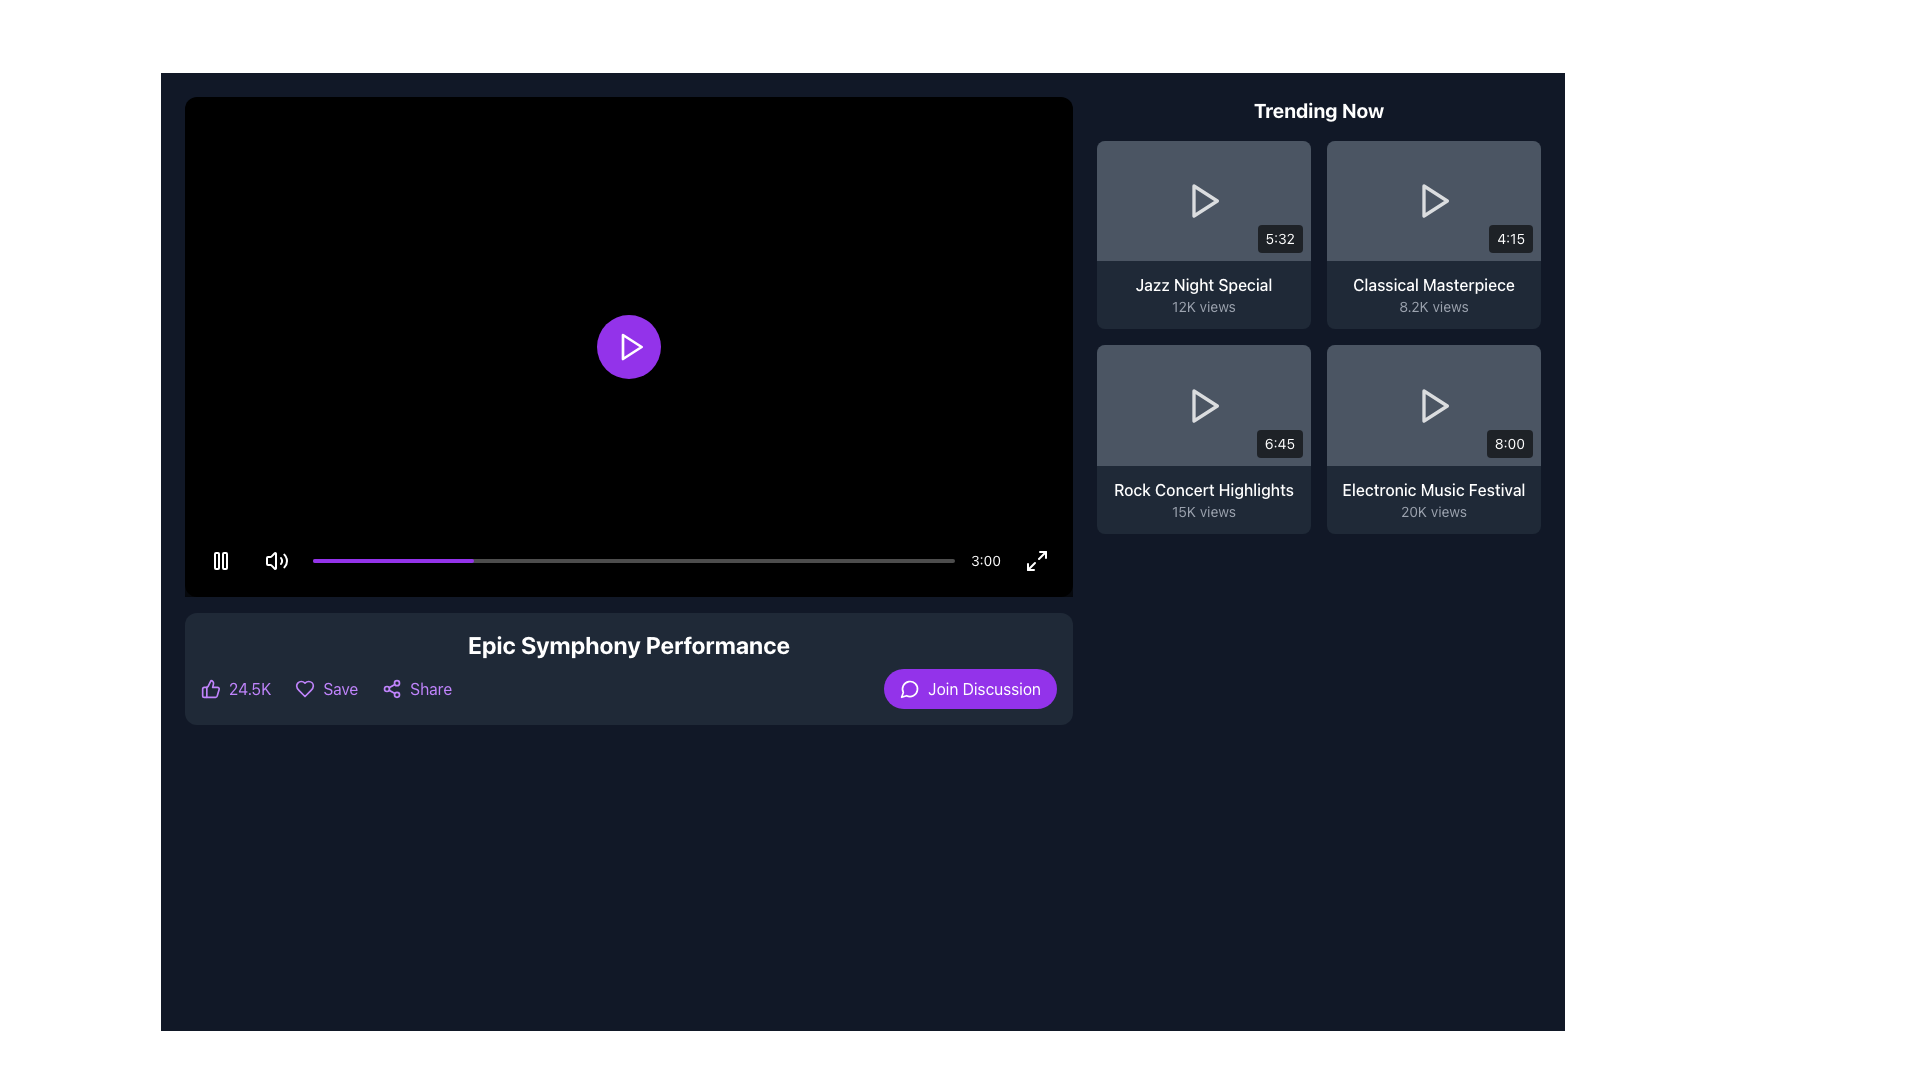 This screenshot has width=1920, height=1080. Describe the element at coordinates (220, 560) in the screenshot. I see `the Pause symbol icon located near the bottom center of the media player, which serves as a playback control button to pause the currently playing video` at that location.